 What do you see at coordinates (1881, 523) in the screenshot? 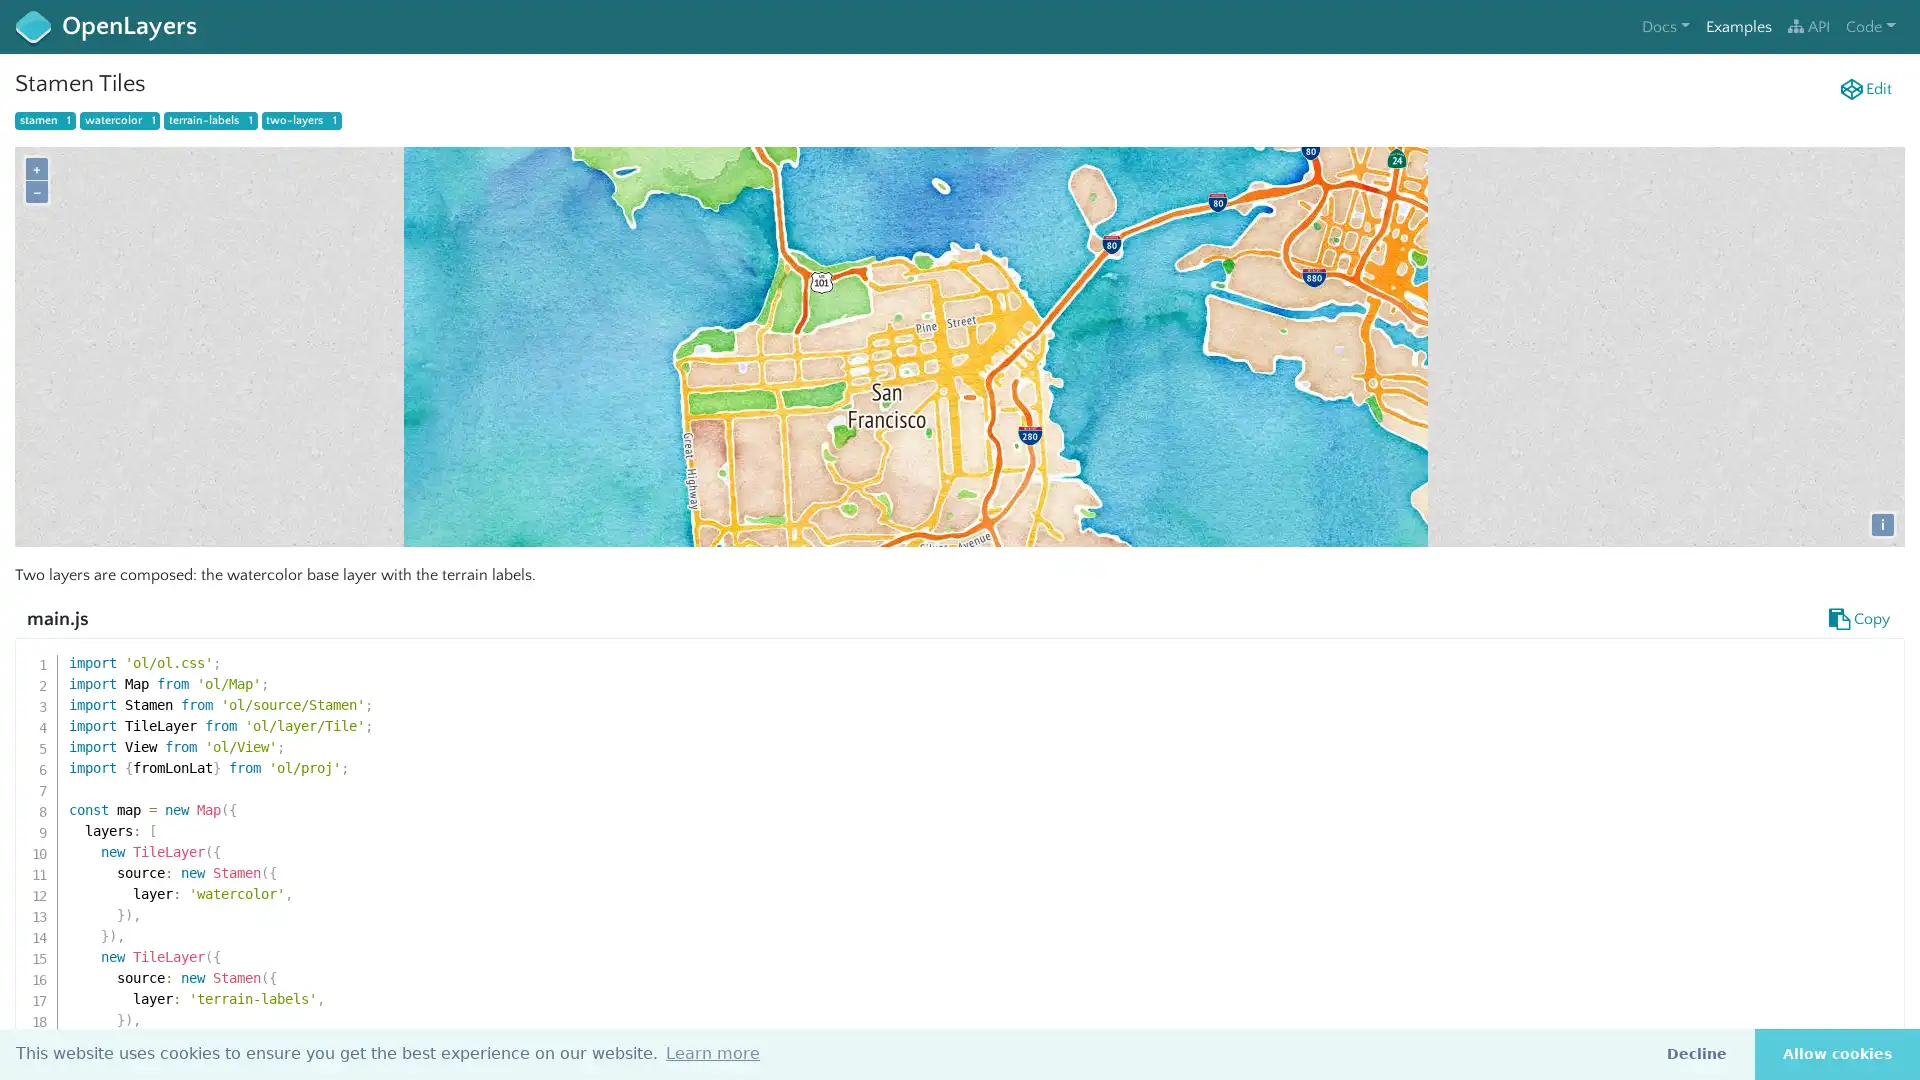
I see `i` at bounding box center [1881, 523].